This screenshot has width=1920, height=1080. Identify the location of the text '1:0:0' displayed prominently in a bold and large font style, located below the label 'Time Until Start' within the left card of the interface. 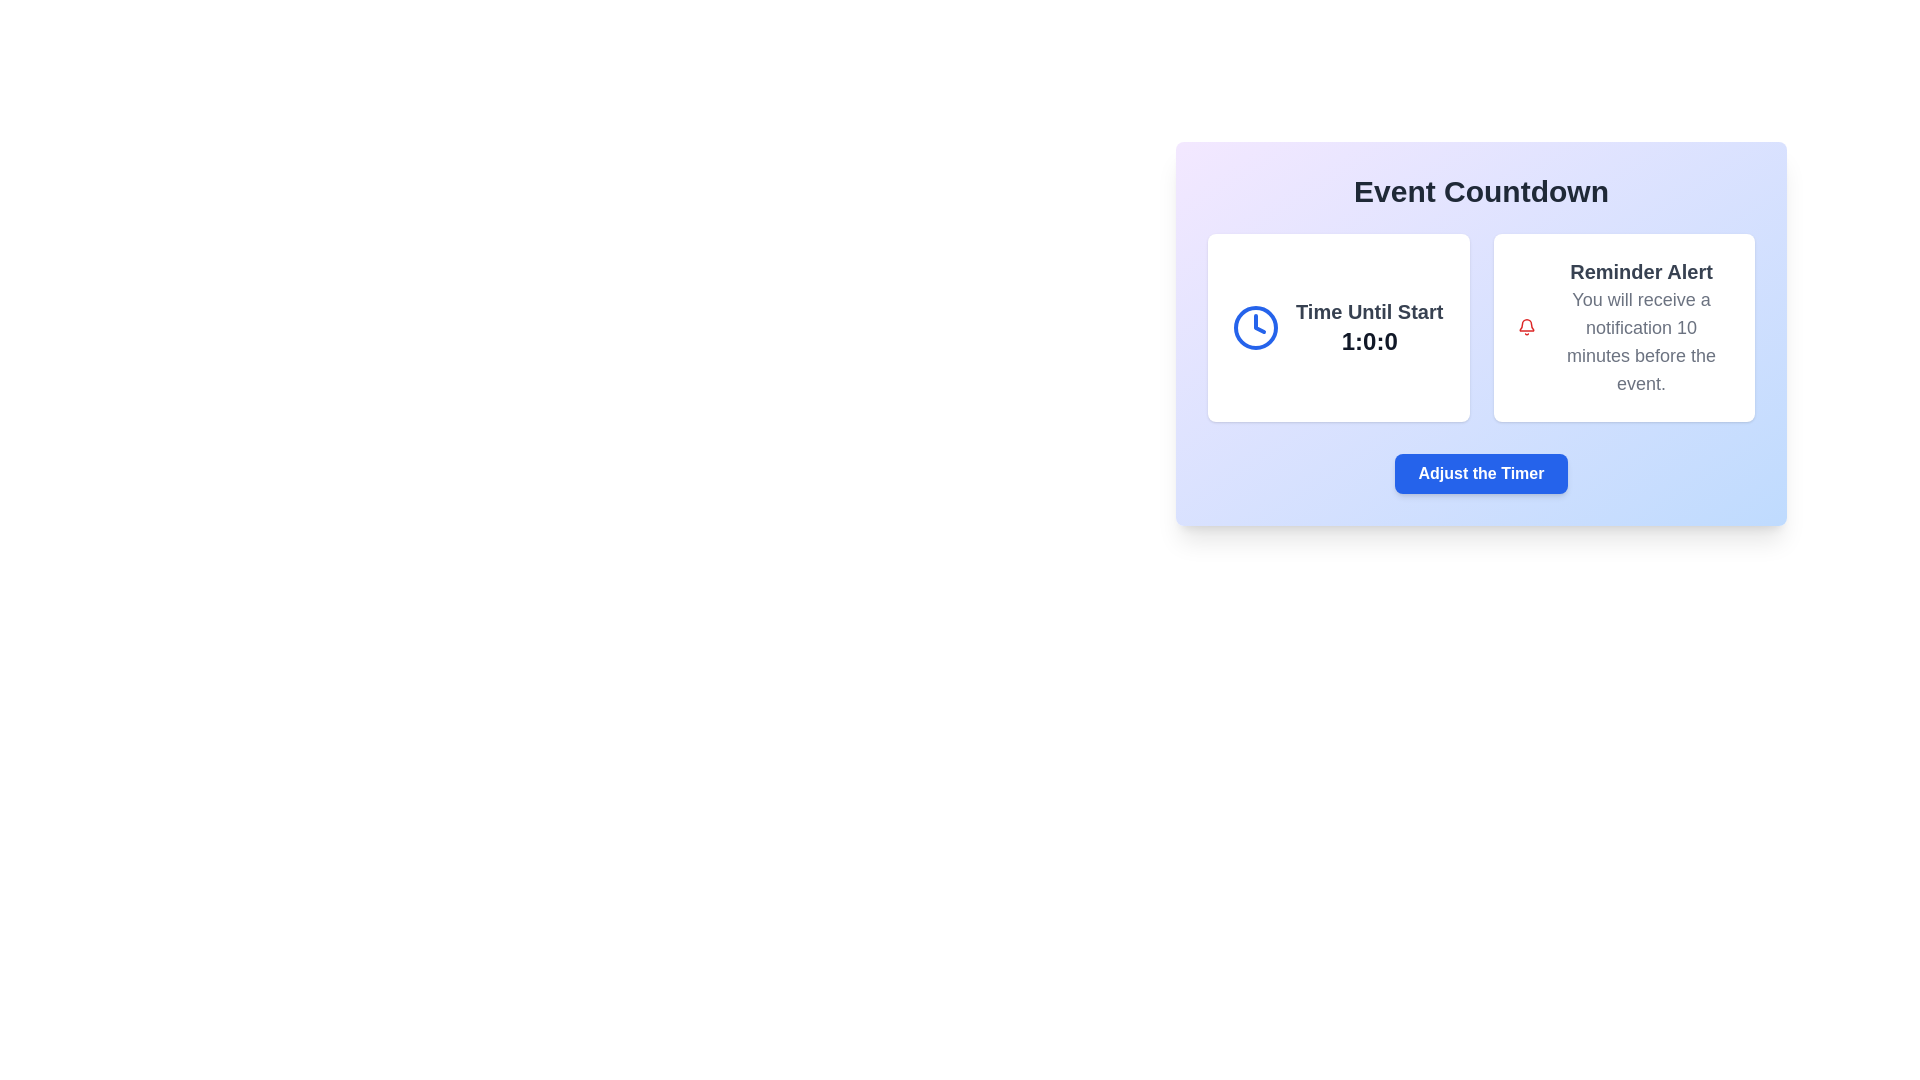
(1368, 341).